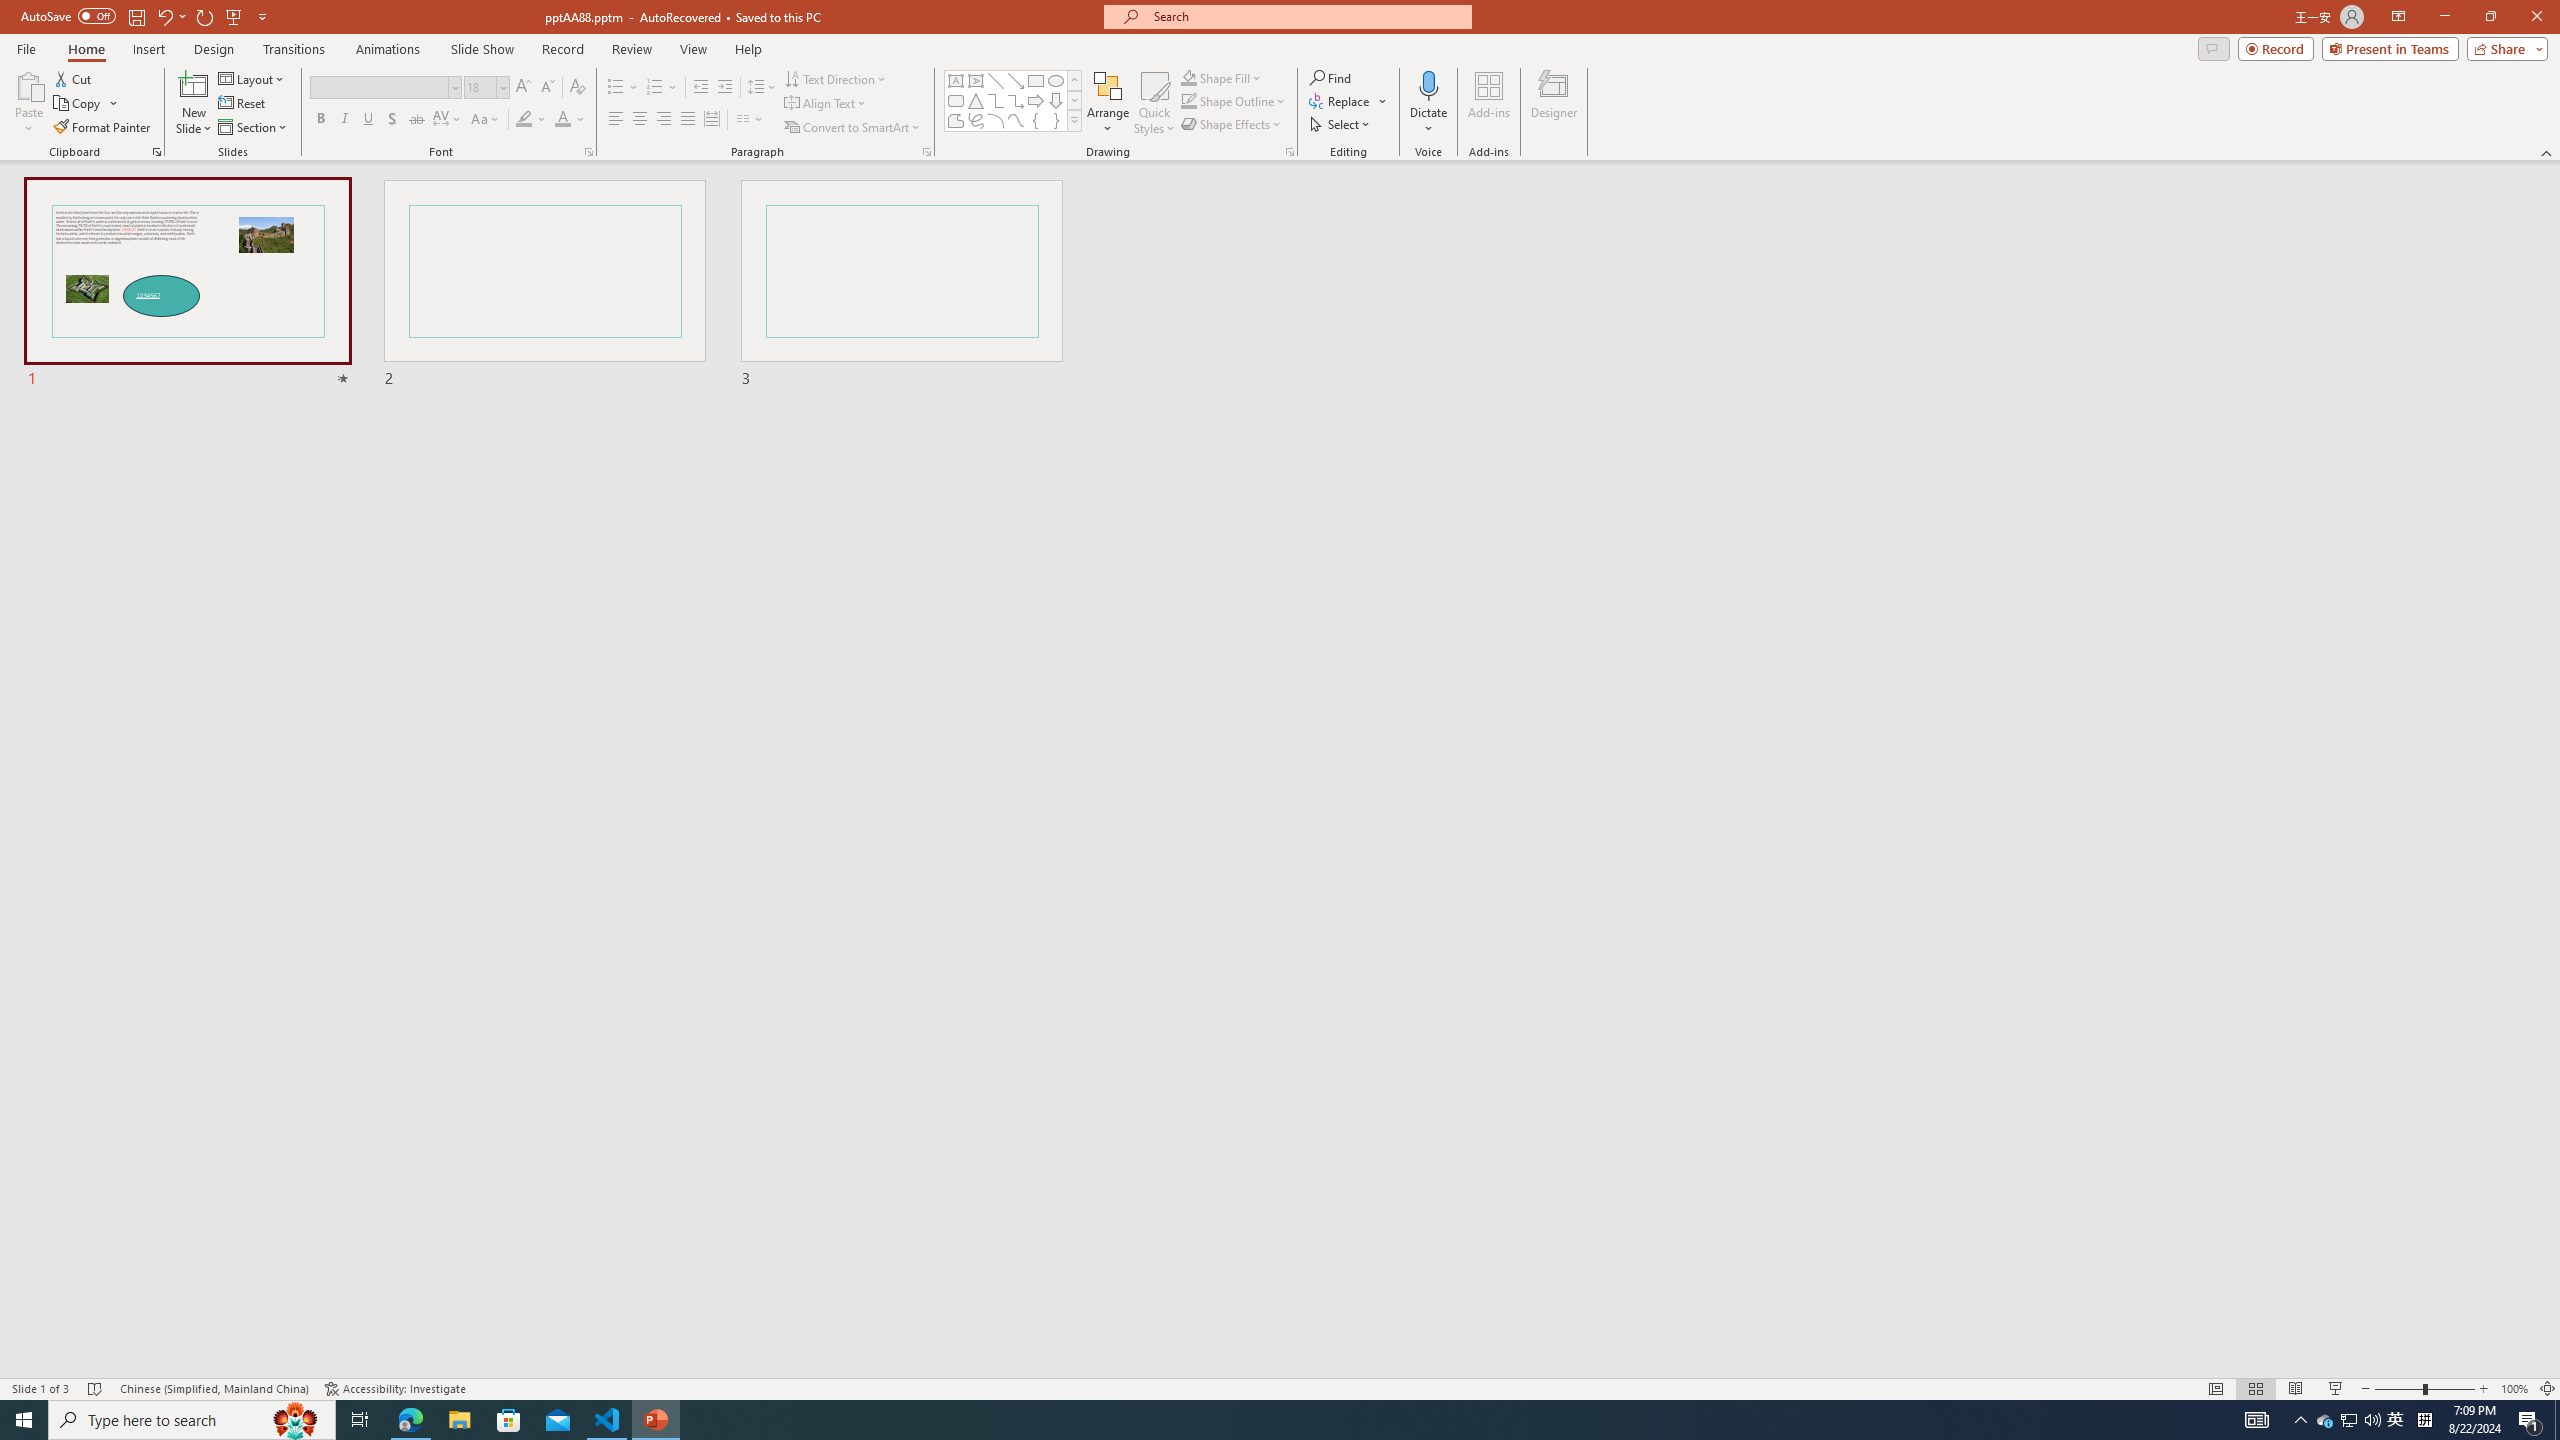  Describe the element at coordinates (2515, 1389) in the screenshot. I see `'Zoom 100%'` at that location.